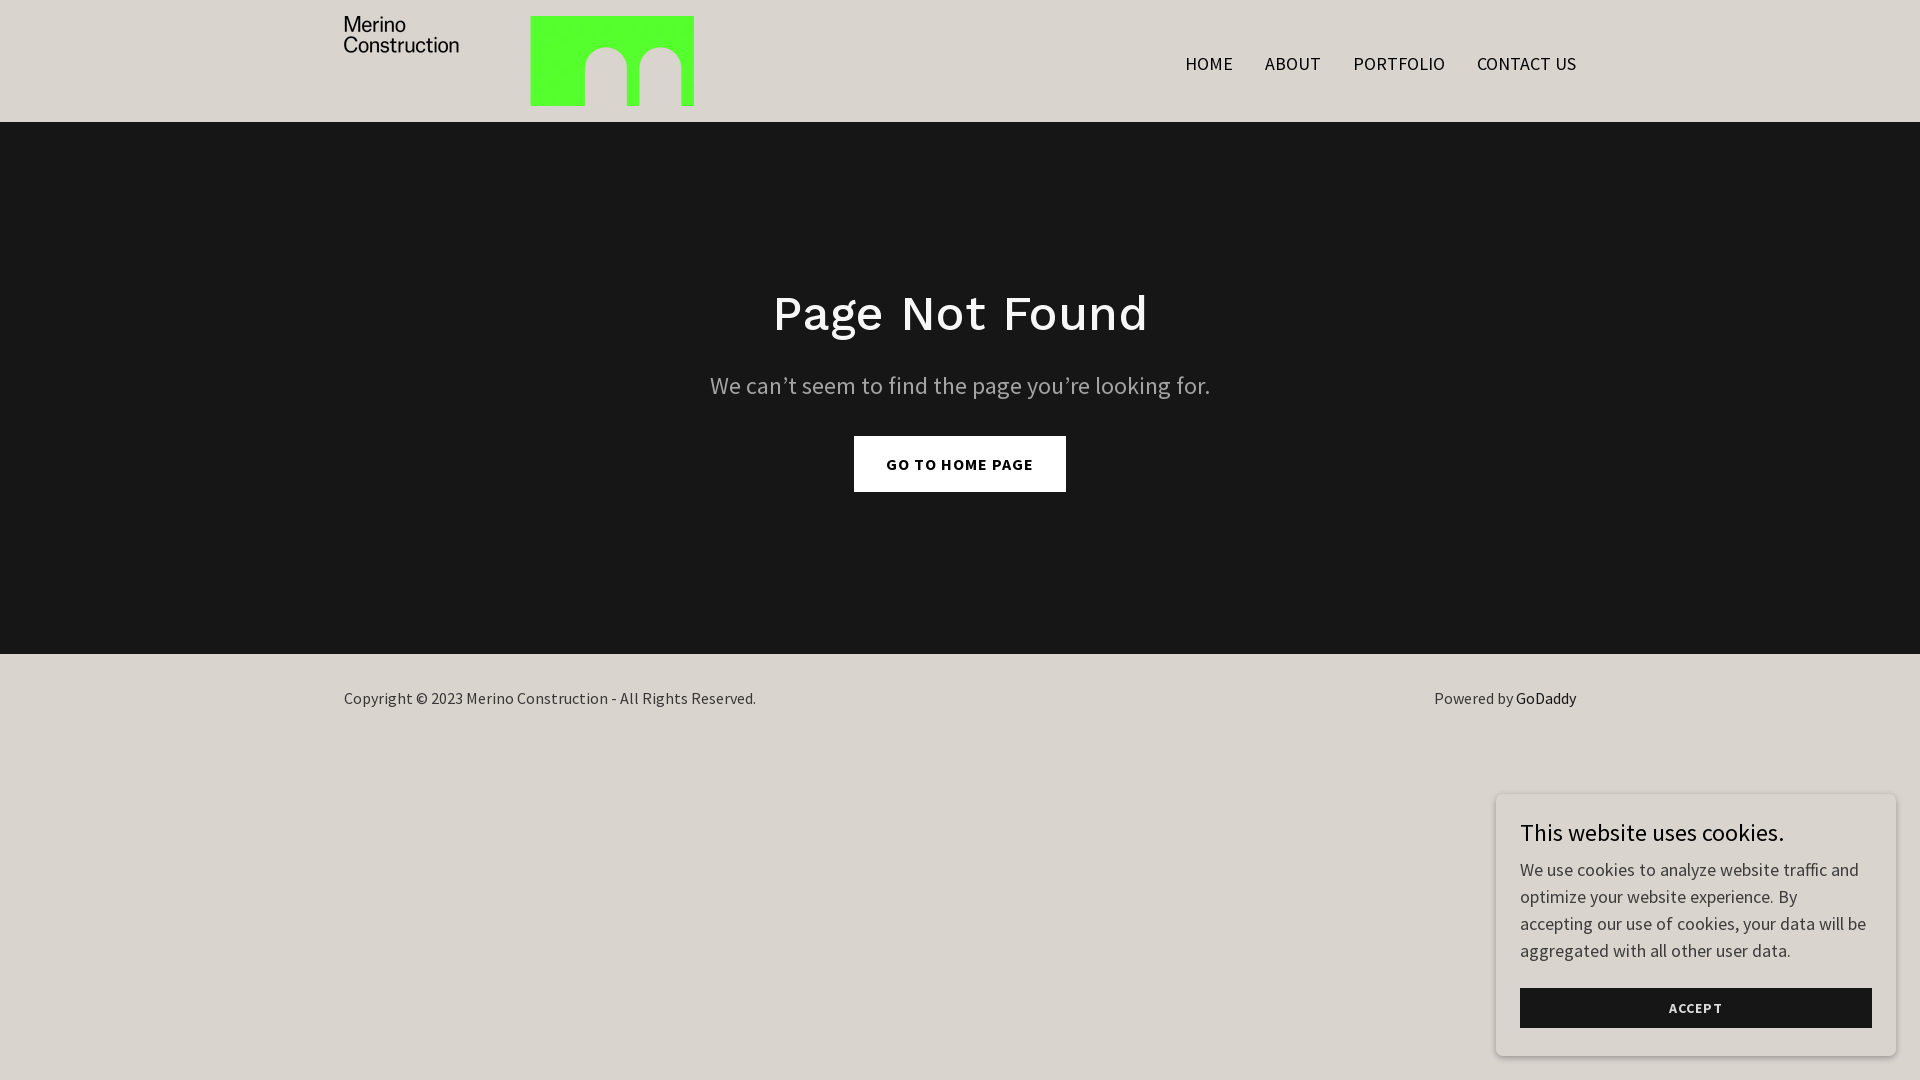  Describe the element at coordinates (1694, 1007) in the screenshot. I see `'ACCEPT'` at that location.